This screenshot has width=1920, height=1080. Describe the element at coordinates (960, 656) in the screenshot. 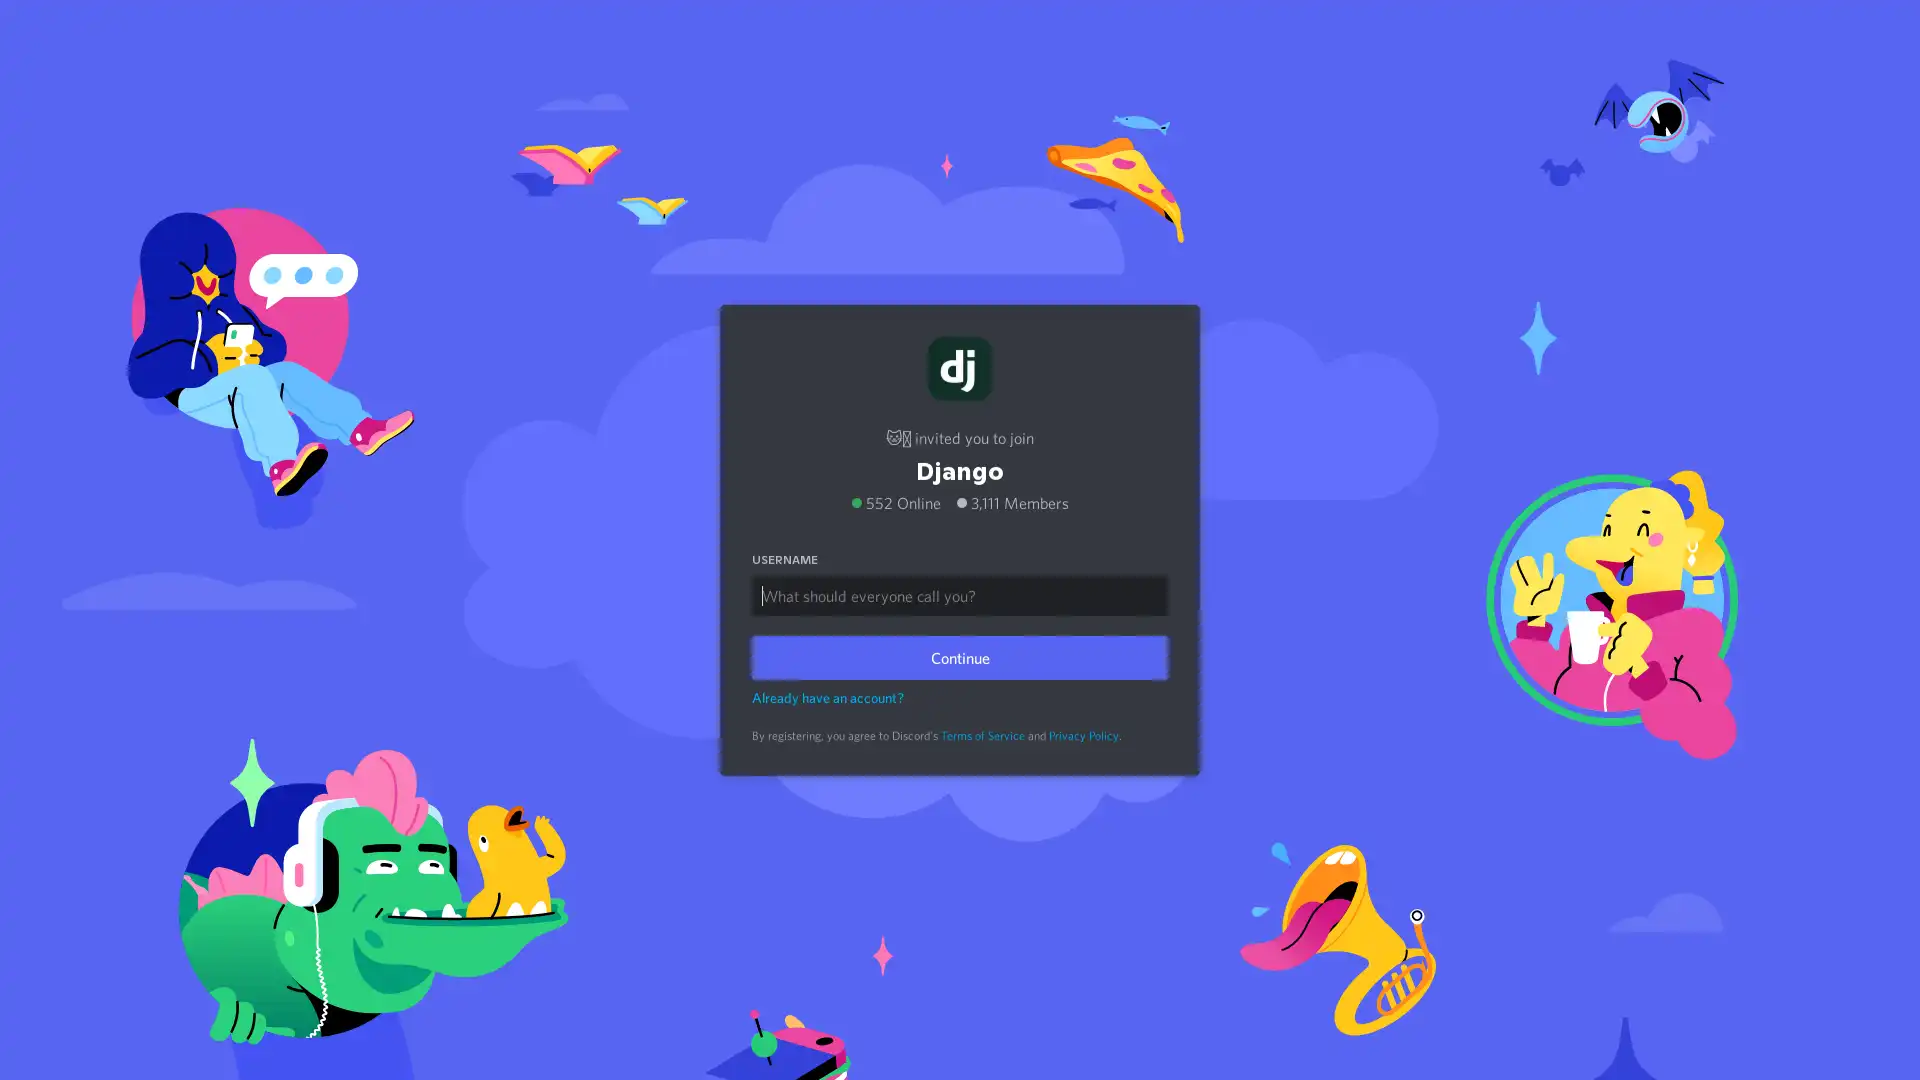

I see `Continue` at that location.